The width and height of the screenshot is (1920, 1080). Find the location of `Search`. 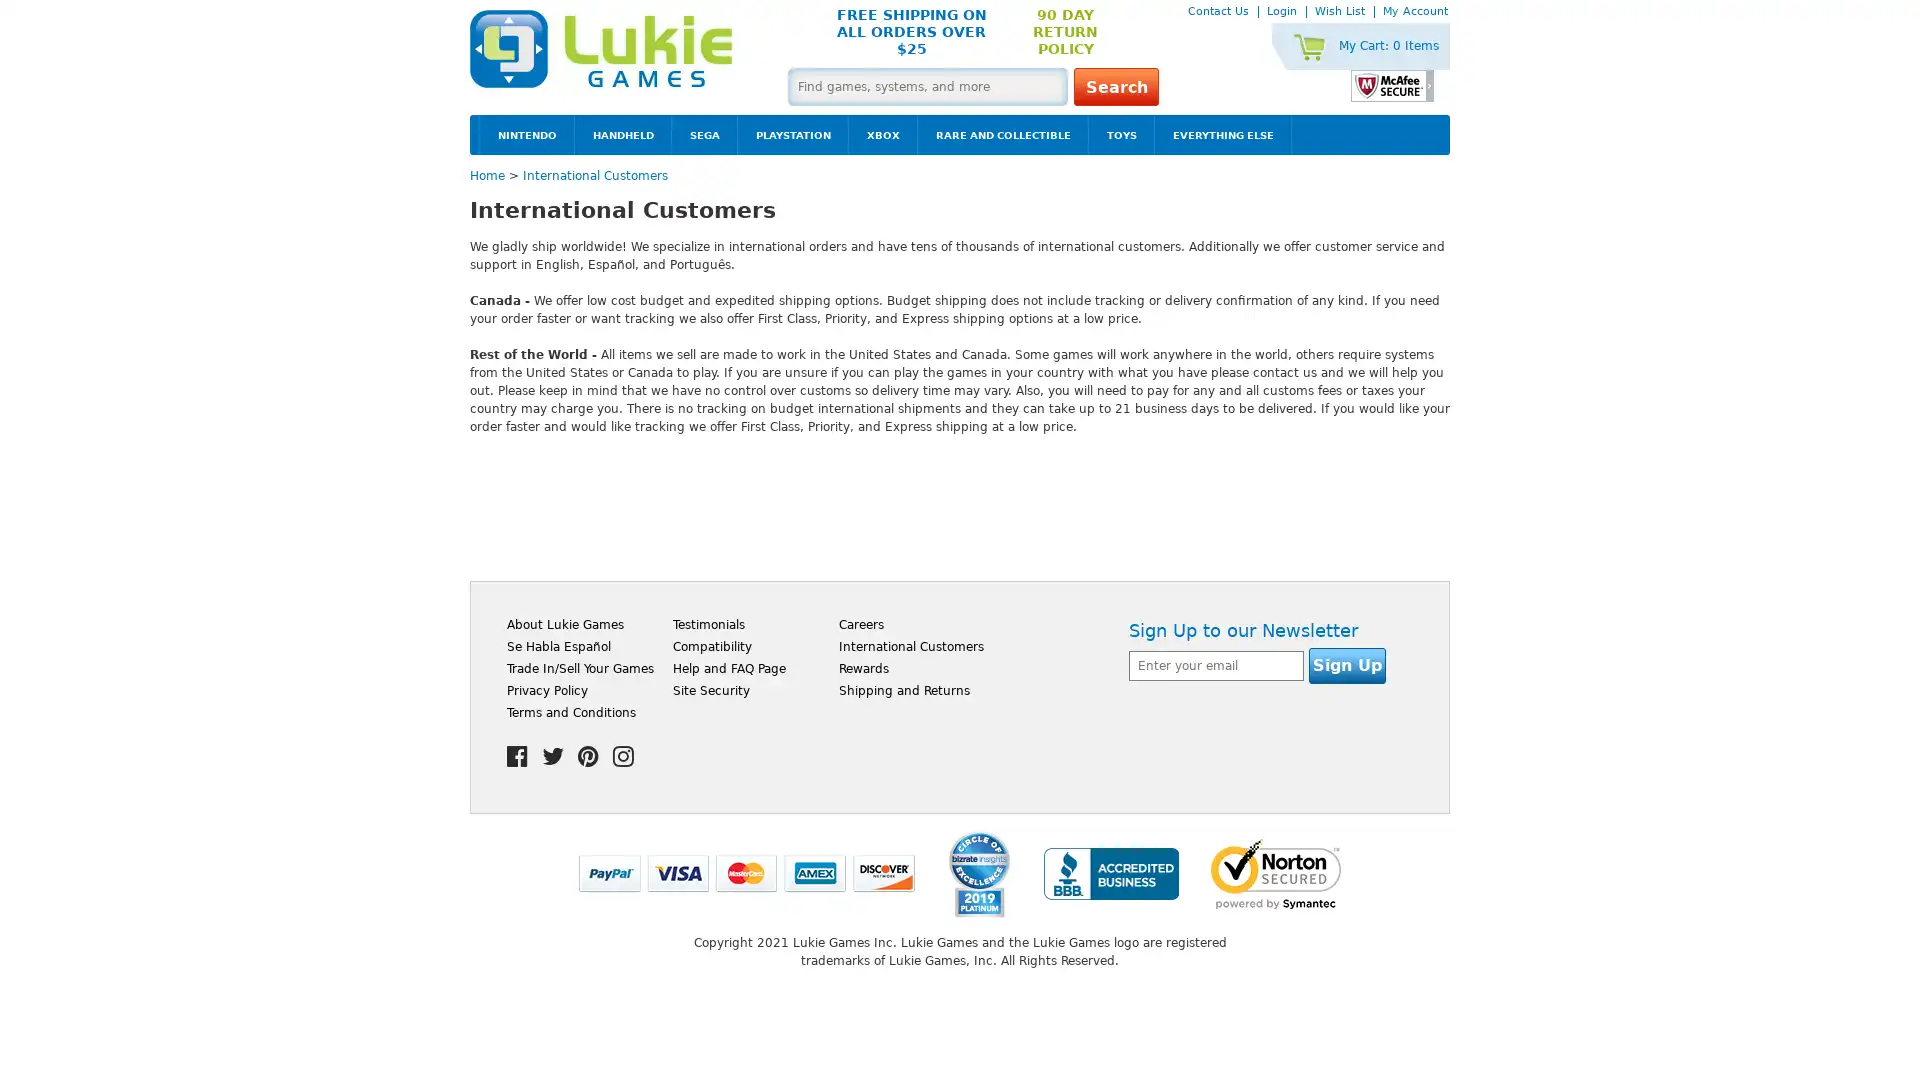

Search is located at coordinates (1115, 86).